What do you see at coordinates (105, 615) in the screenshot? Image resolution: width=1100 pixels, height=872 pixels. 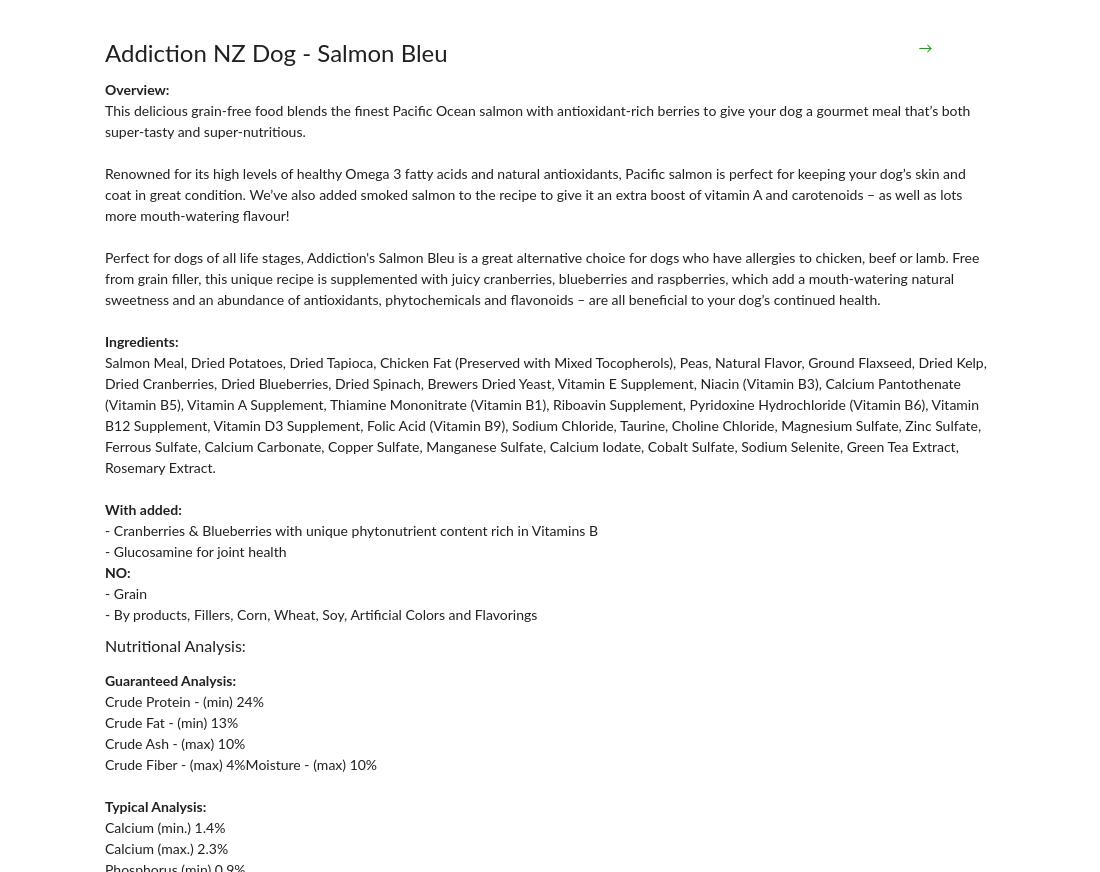 I see `'- By products, Fillers, Corn, Wheat, Soy, Artificial Colors and Flavorings'` at bounding box center [105, 615].